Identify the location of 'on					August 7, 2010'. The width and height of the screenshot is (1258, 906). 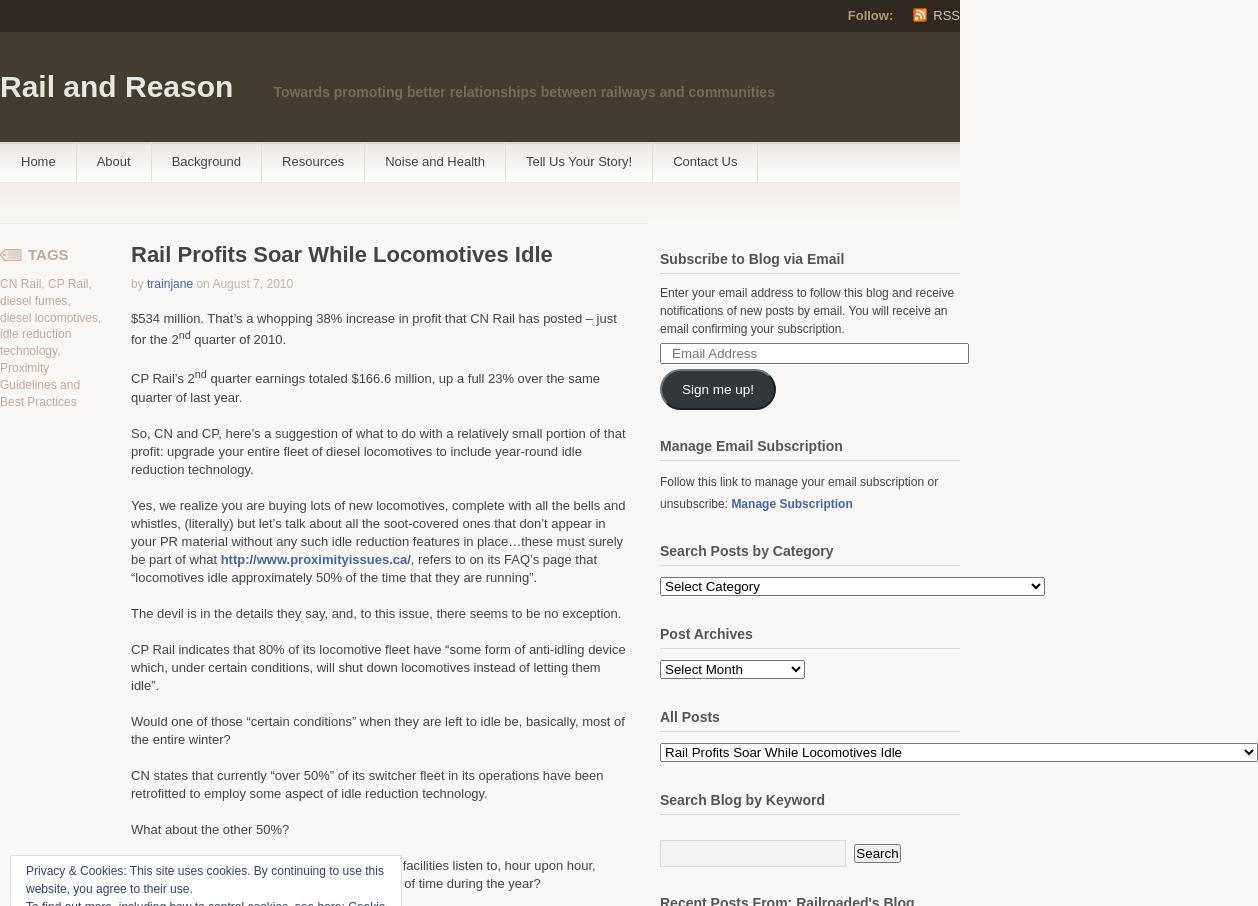
(244, 283).